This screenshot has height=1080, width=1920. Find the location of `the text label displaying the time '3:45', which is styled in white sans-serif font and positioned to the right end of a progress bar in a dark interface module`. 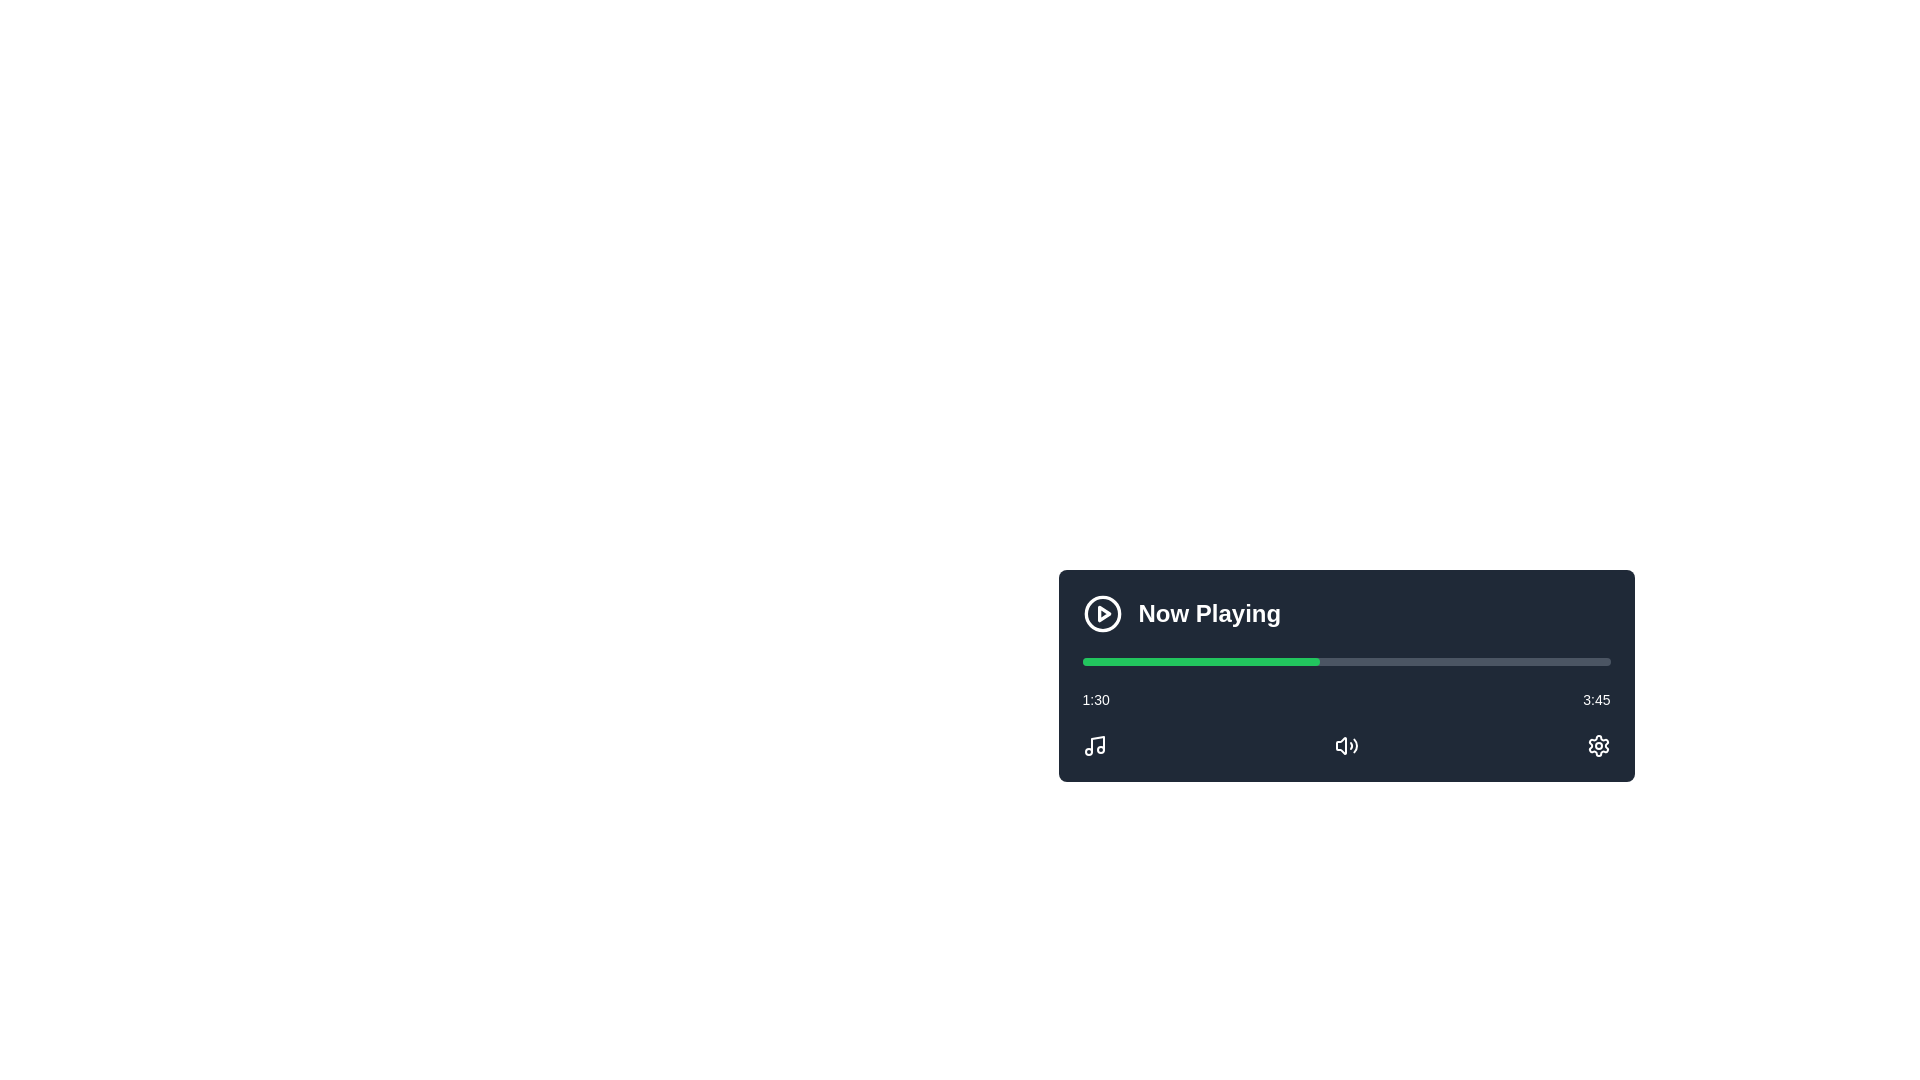

the text label displaying the time '3:45', which is styled in white sans-serif font and positioned to the right end of a progress bar in a dark interface module is located at coordinates (1595, 698).